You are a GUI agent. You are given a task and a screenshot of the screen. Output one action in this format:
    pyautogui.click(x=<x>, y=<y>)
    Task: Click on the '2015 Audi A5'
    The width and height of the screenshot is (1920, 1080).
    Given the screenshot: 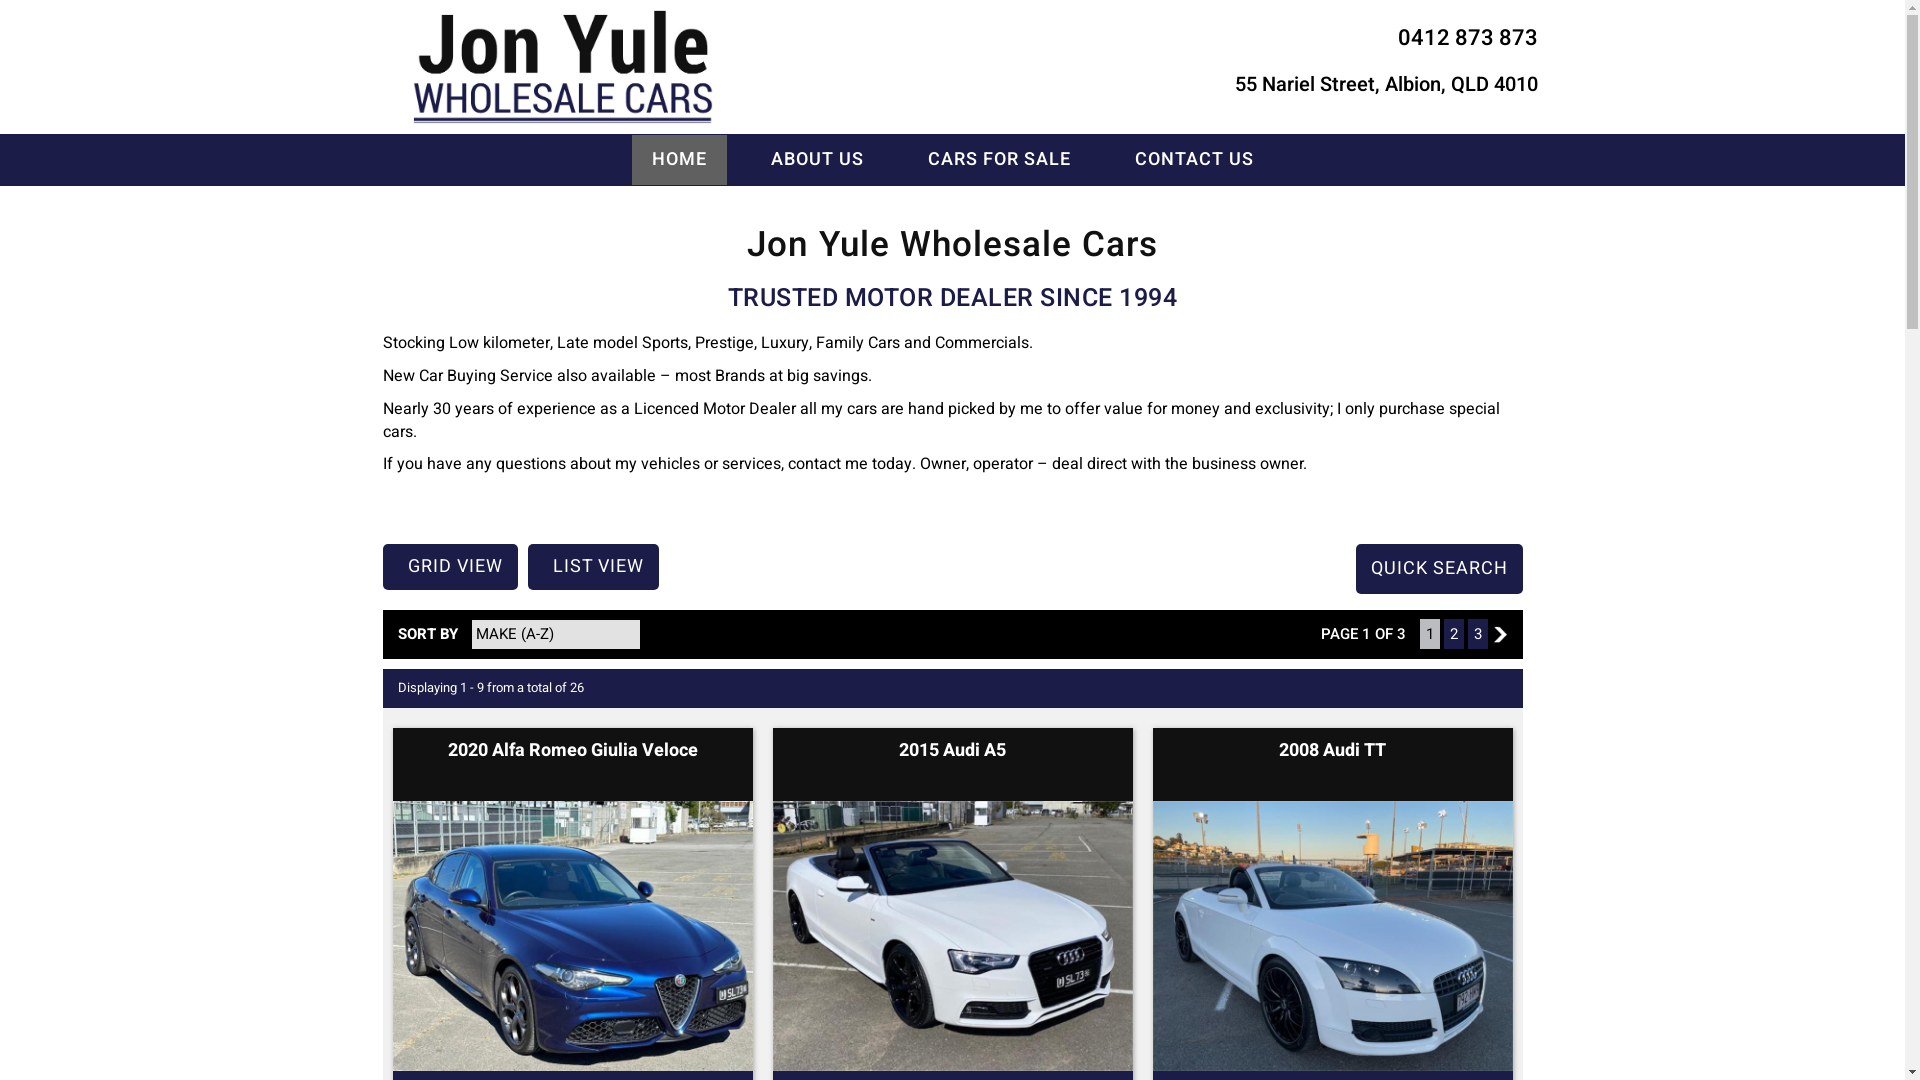 What is the action you would take?
    pyautogui.click(x=951, y=750)
    